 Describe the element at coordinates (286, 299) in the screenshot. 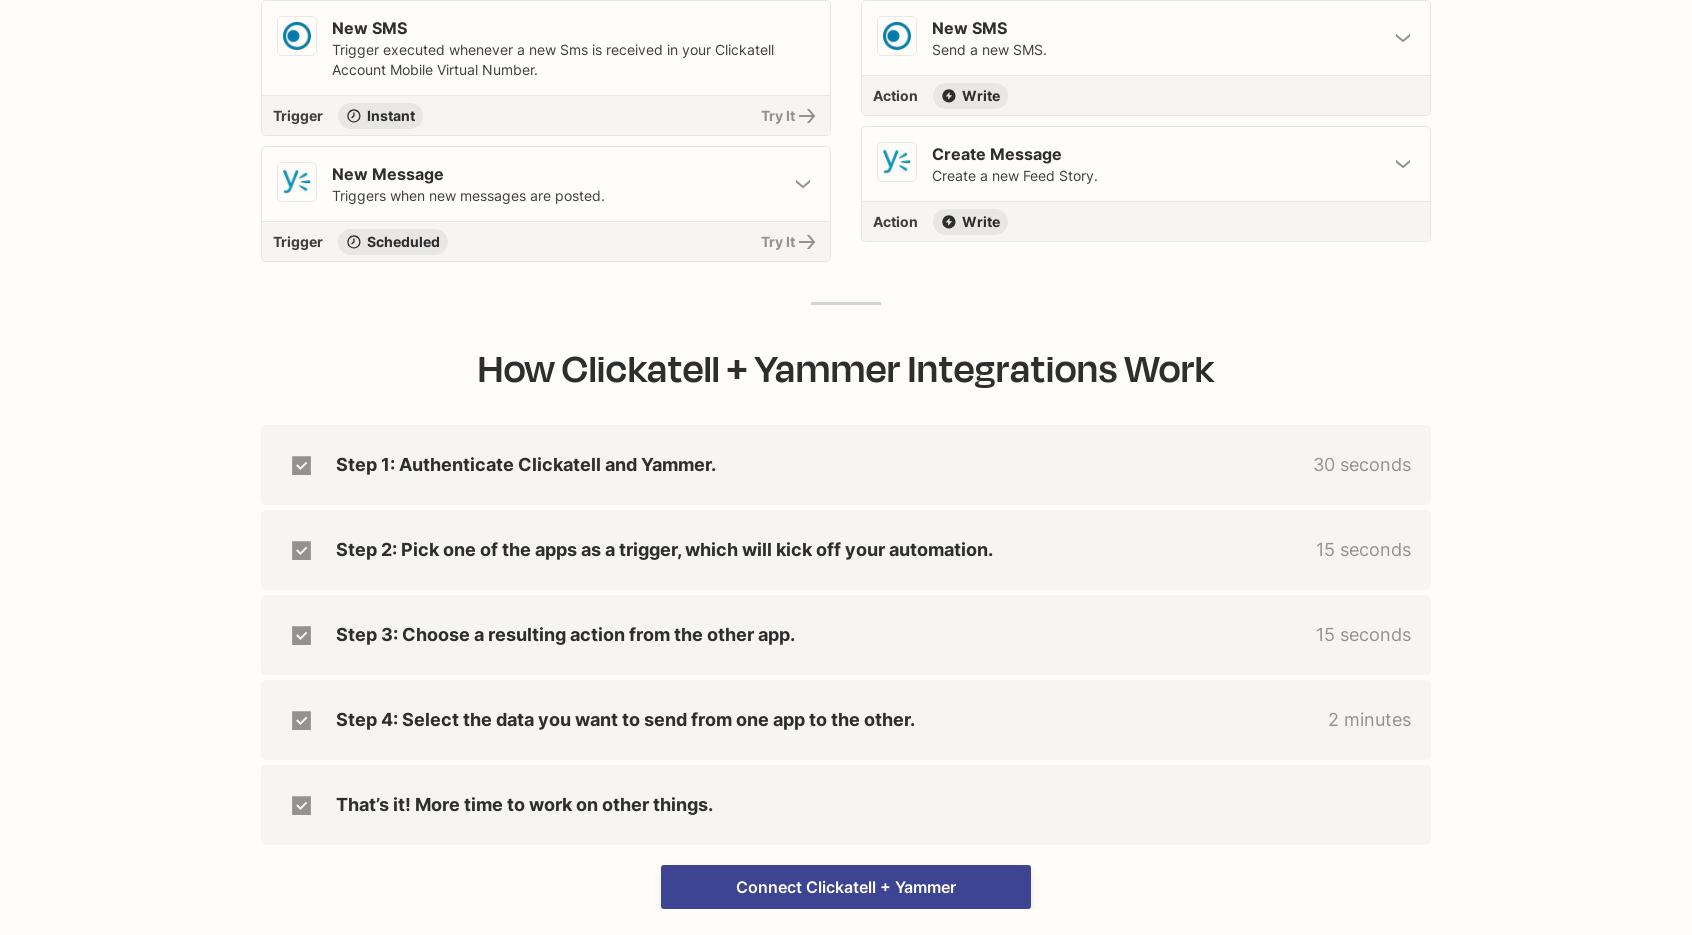

I see `'Zapier checks for new data every 15 min on the Free plan'` at that location.